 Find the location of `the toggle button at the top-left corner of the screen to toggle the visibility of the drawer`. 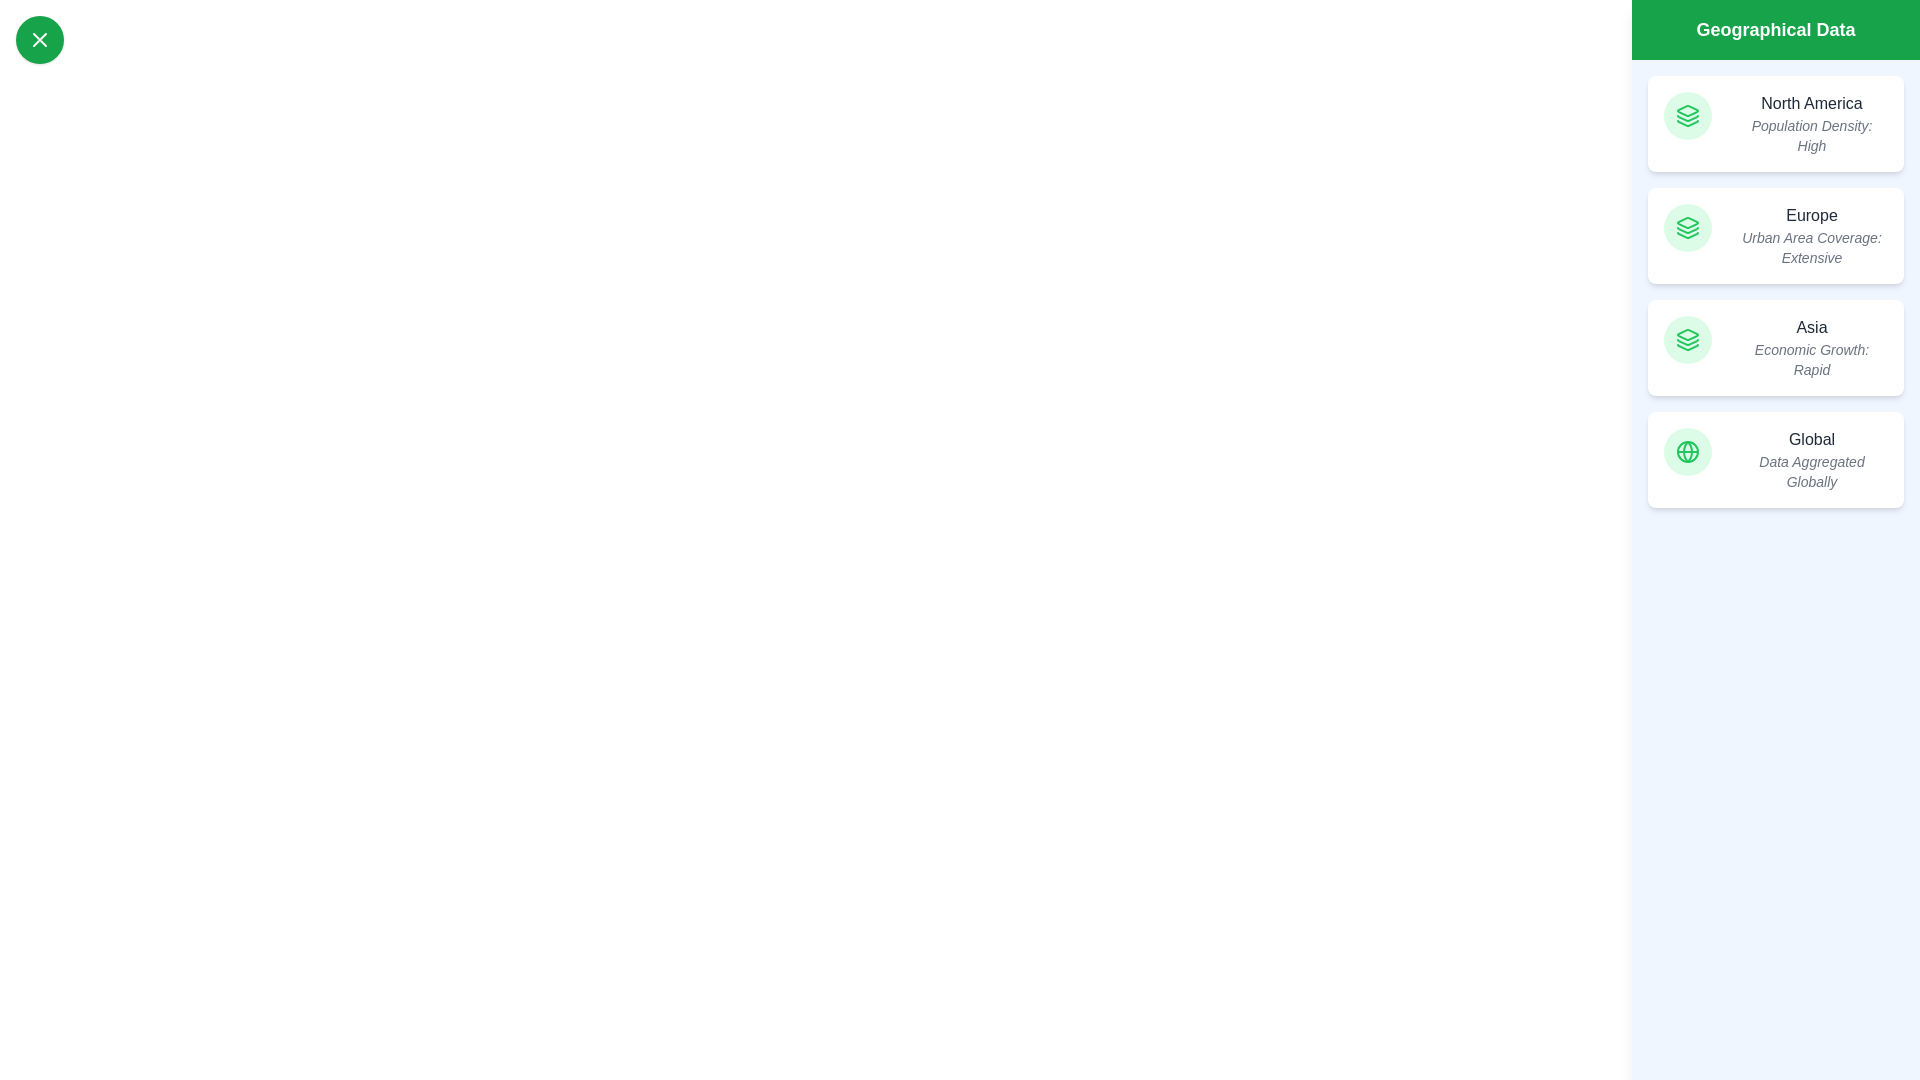

the toggle button at the top-left corner of the screen to toggle the visibility of the drawer is located at coordinates (39, 39).